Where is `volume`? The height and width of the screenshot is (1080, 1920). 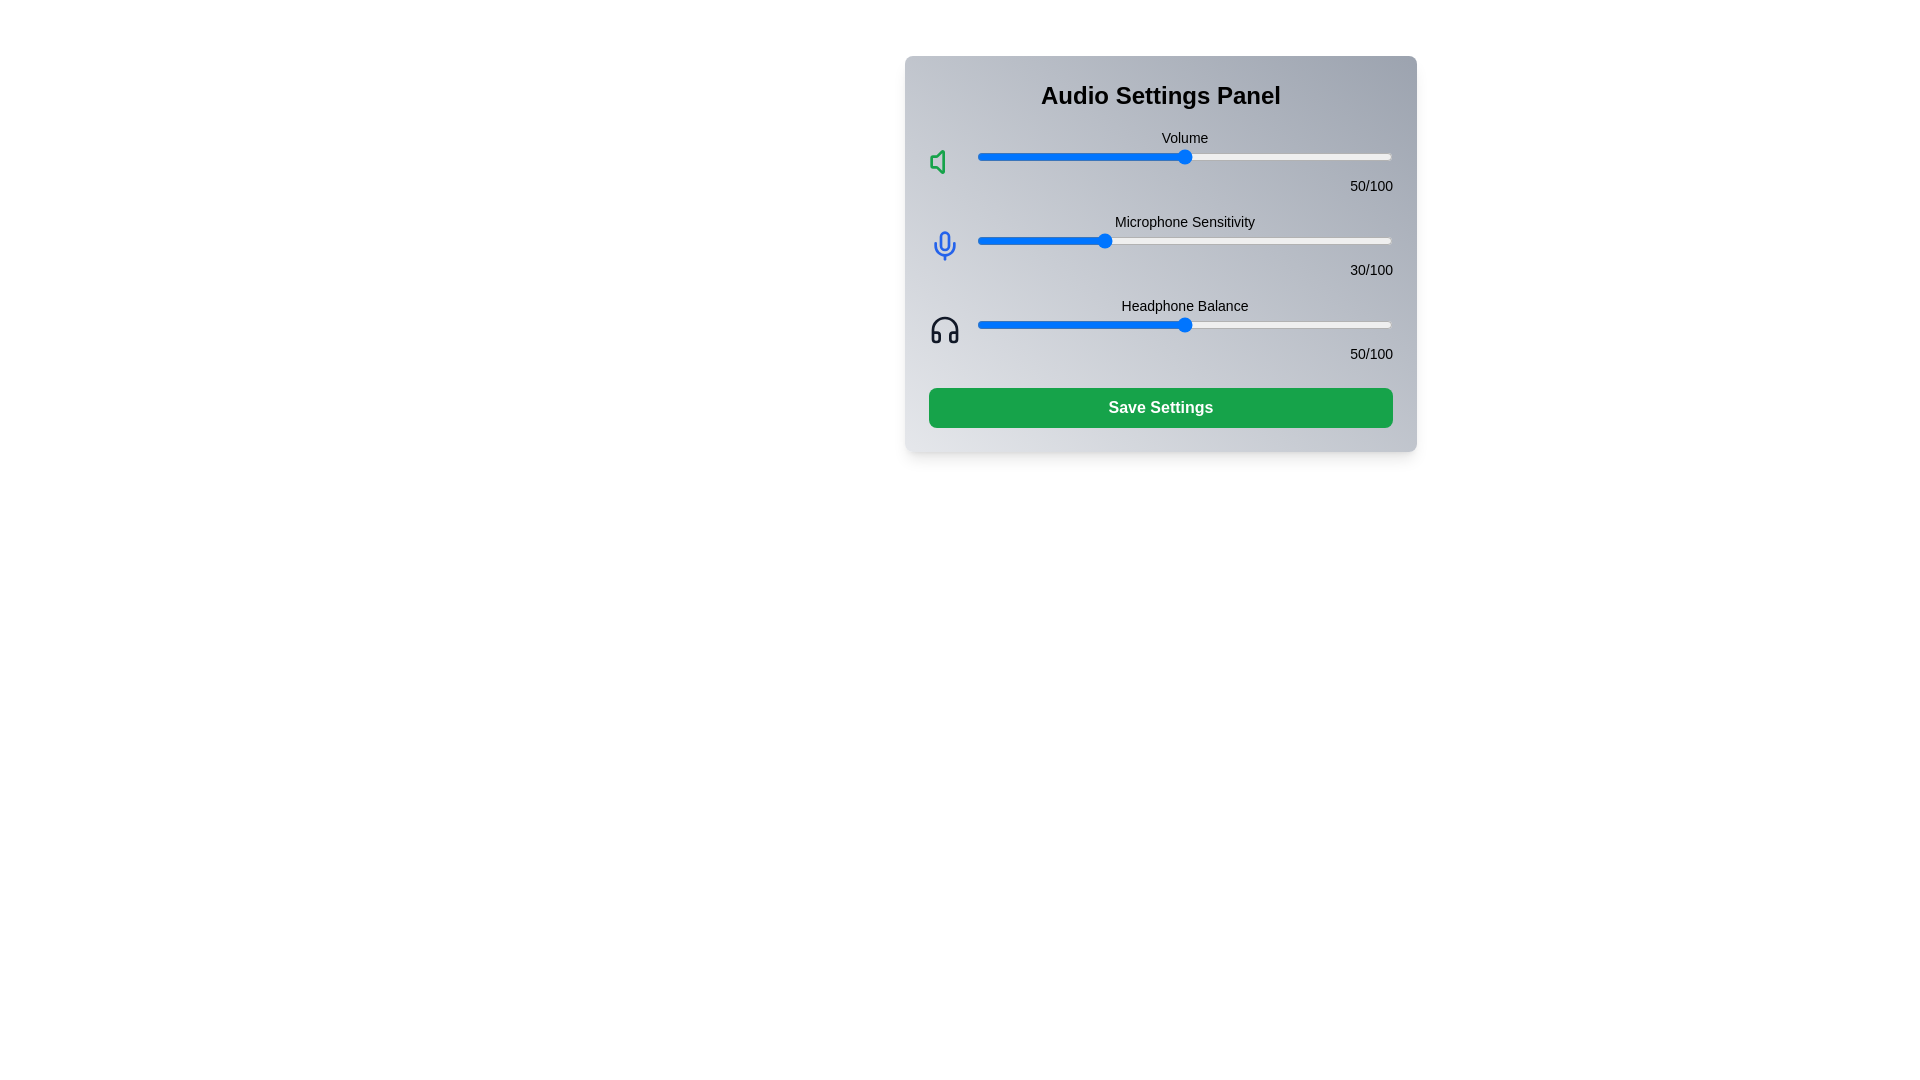 volume is located at coordinates (1301, 156).